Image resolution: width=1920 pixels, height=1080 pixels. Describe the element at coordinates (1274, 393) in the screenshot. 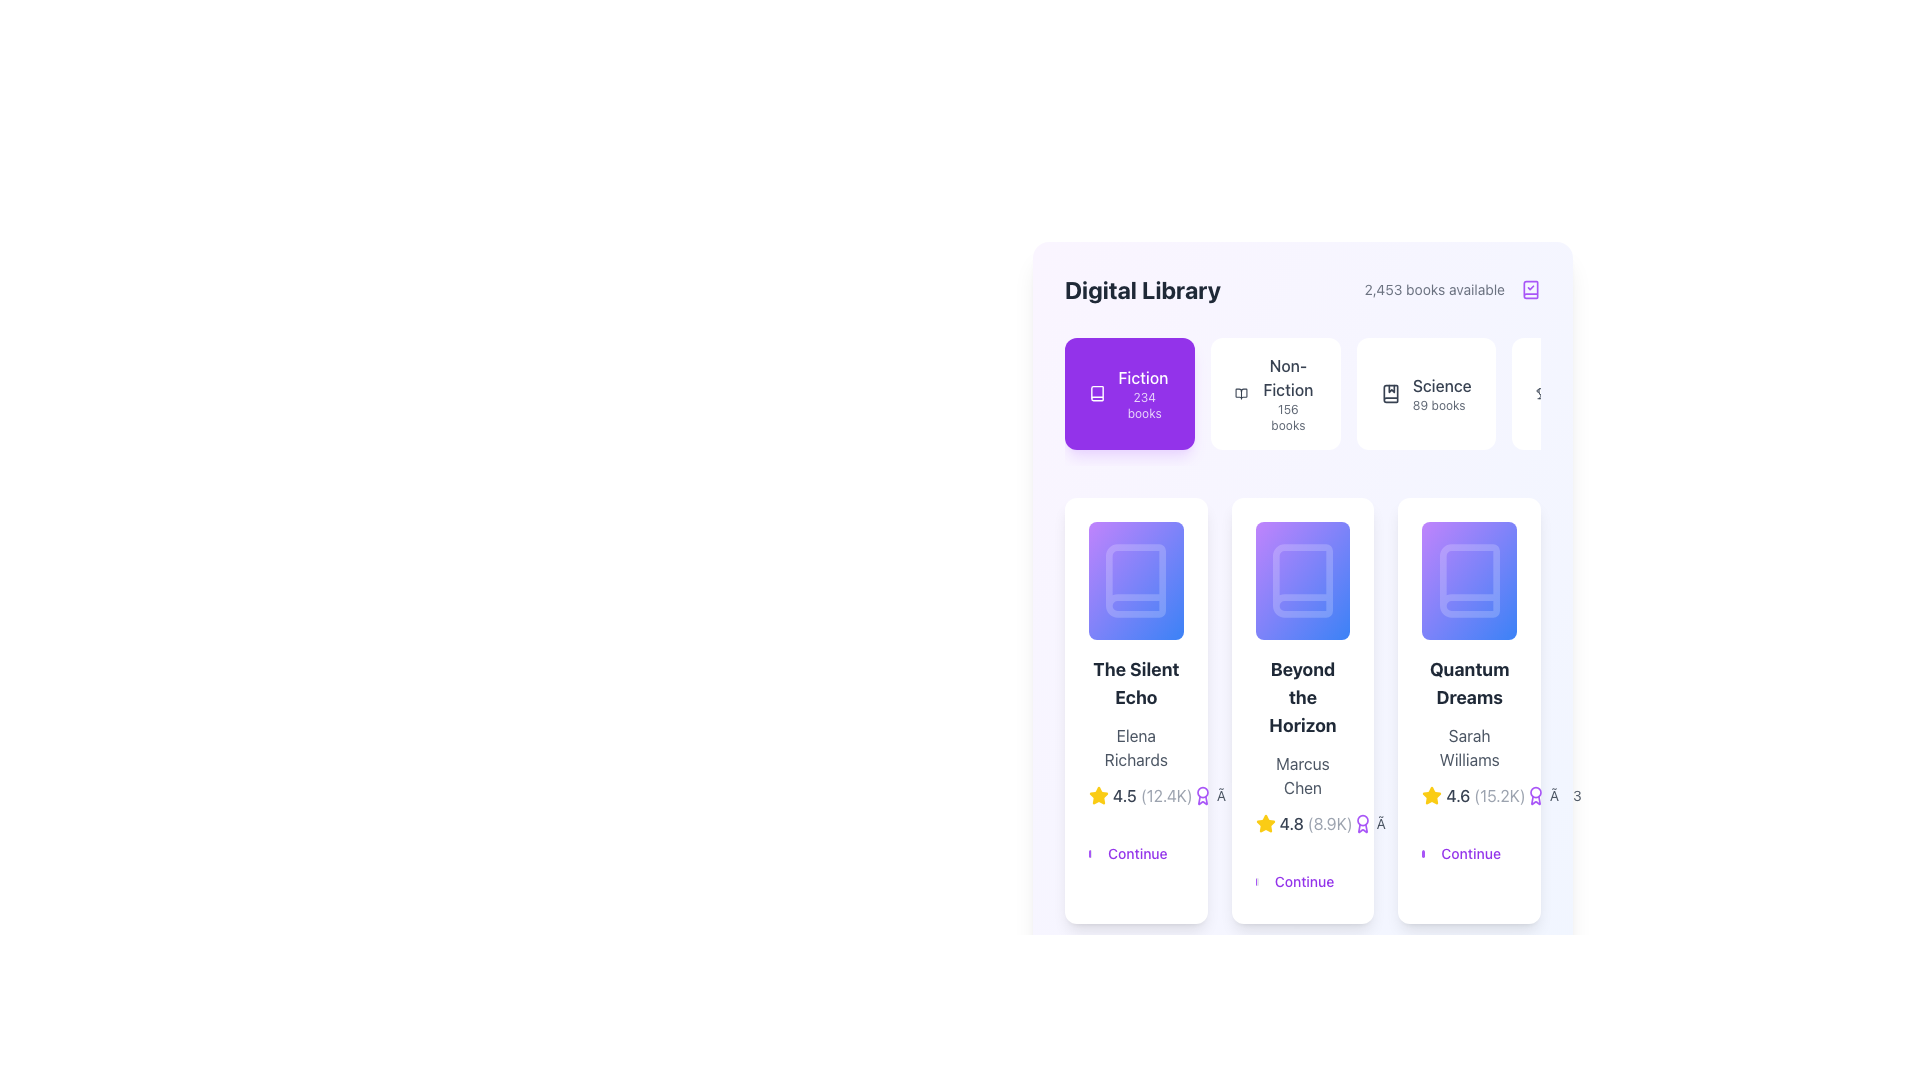

I see `the Non-Fiction category card, which features the text 'Non-Fiction' in bold and '156 books' below it, and includes an open book icon to the left` at that location.